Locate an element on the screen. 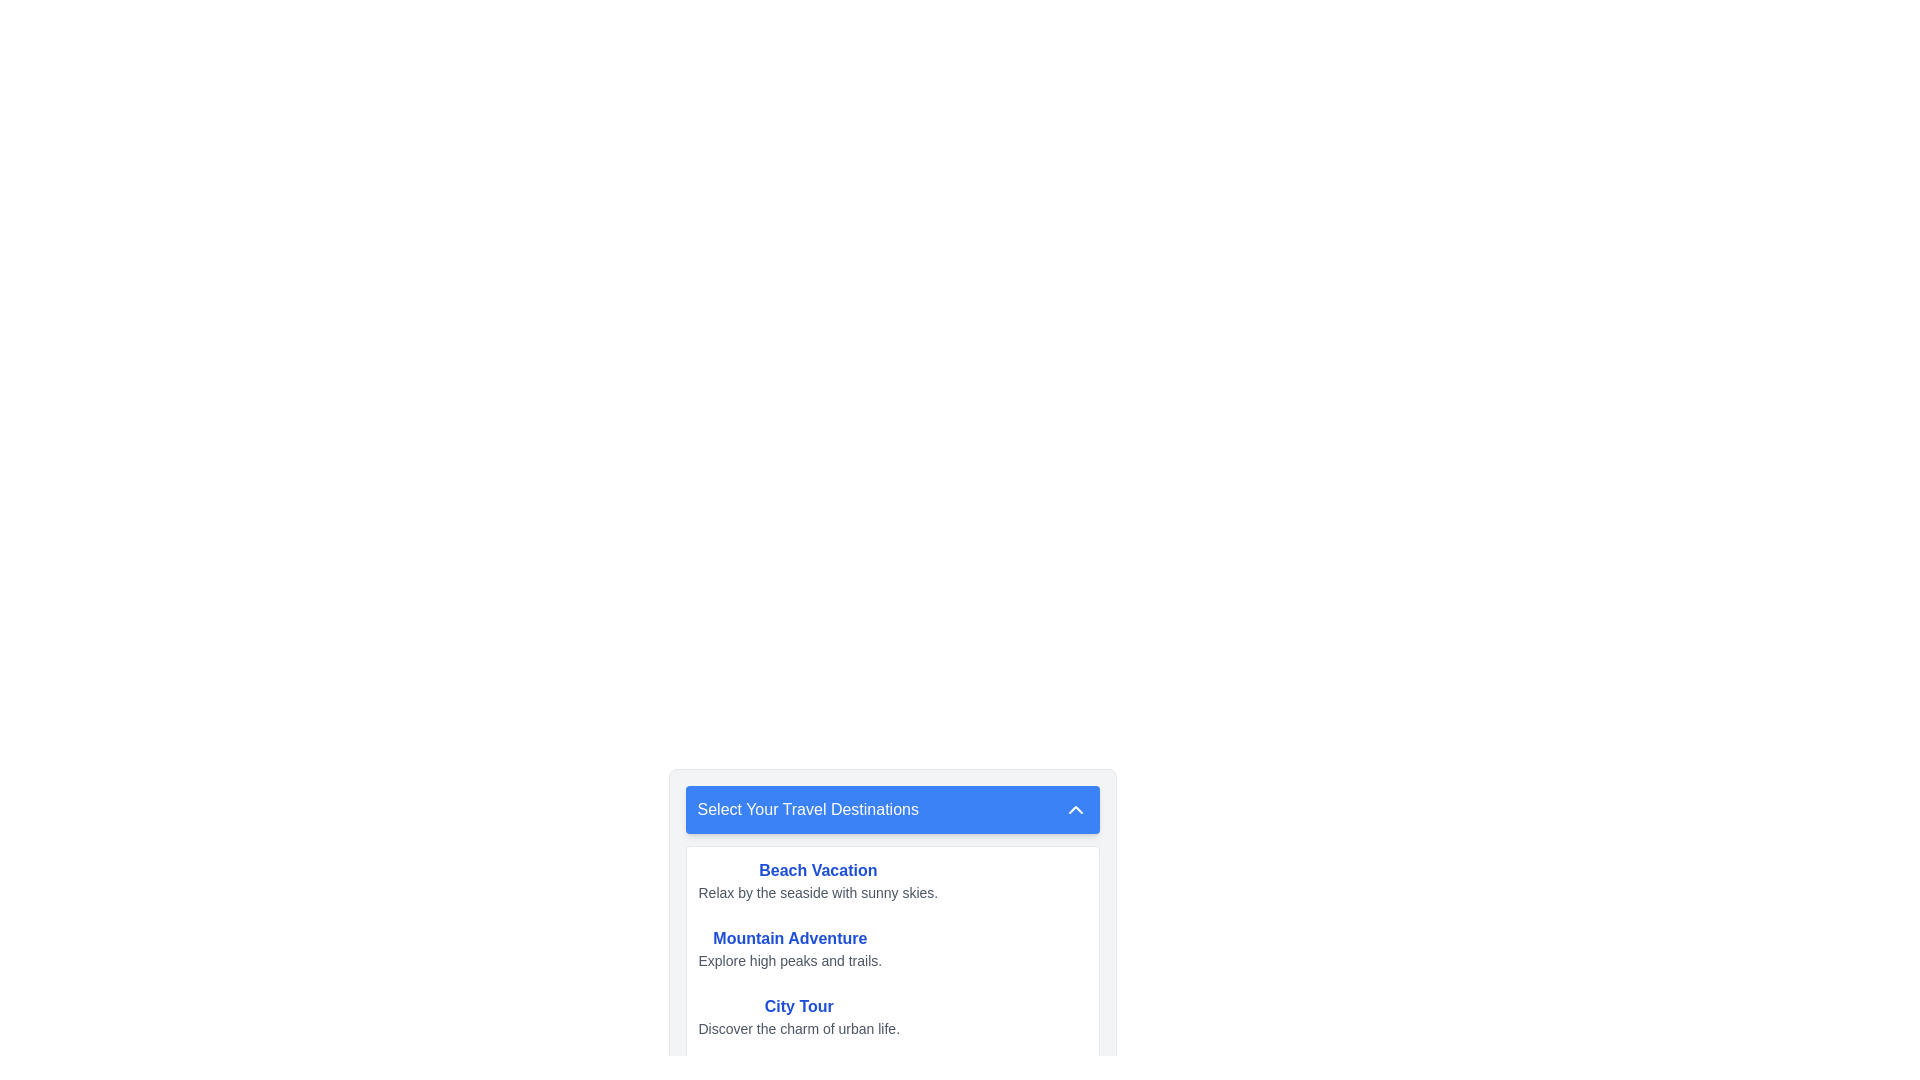  the text block titled 'Beach Vacation' which contains the subtitle 'Relax by the seaside with sunny skies.' located below the header 'Select Your Travel Destinations' is located at coordinates (818, 879).